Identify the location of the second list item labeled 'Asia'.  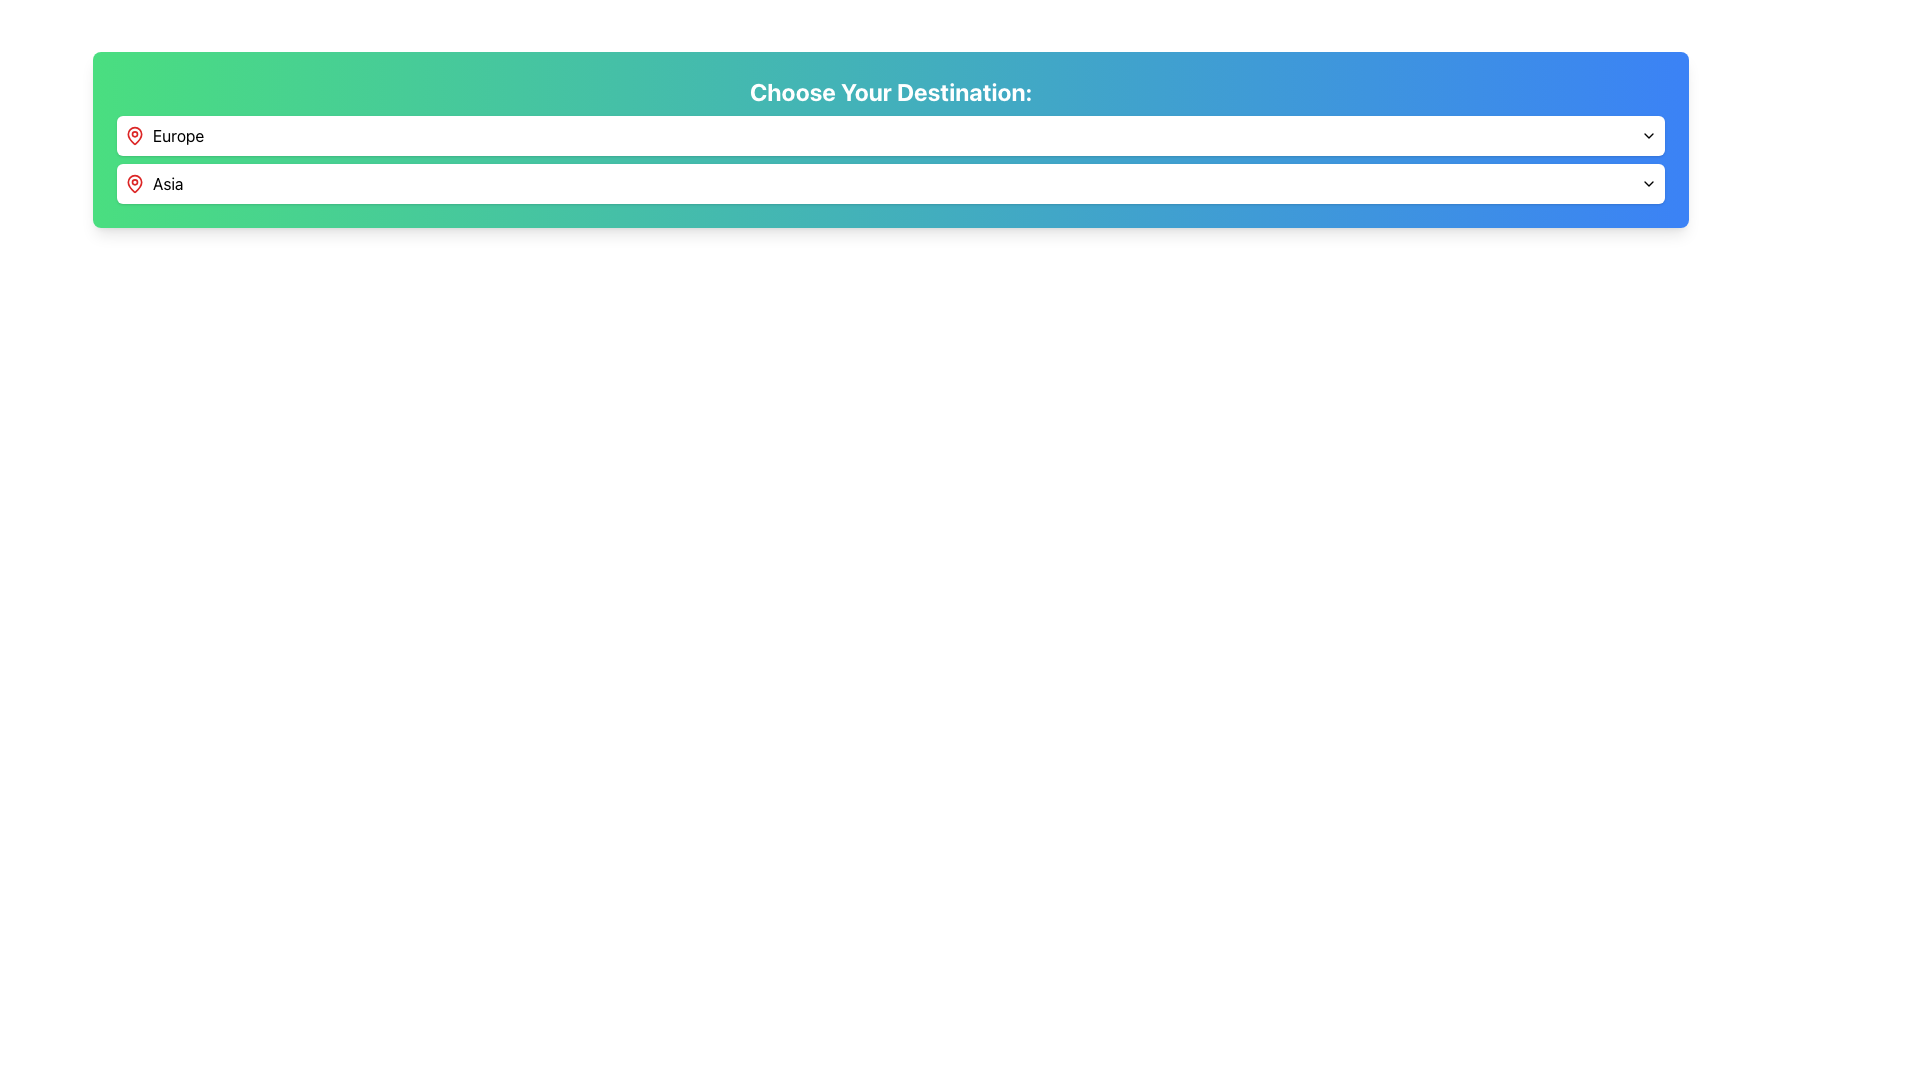
(890, 184).